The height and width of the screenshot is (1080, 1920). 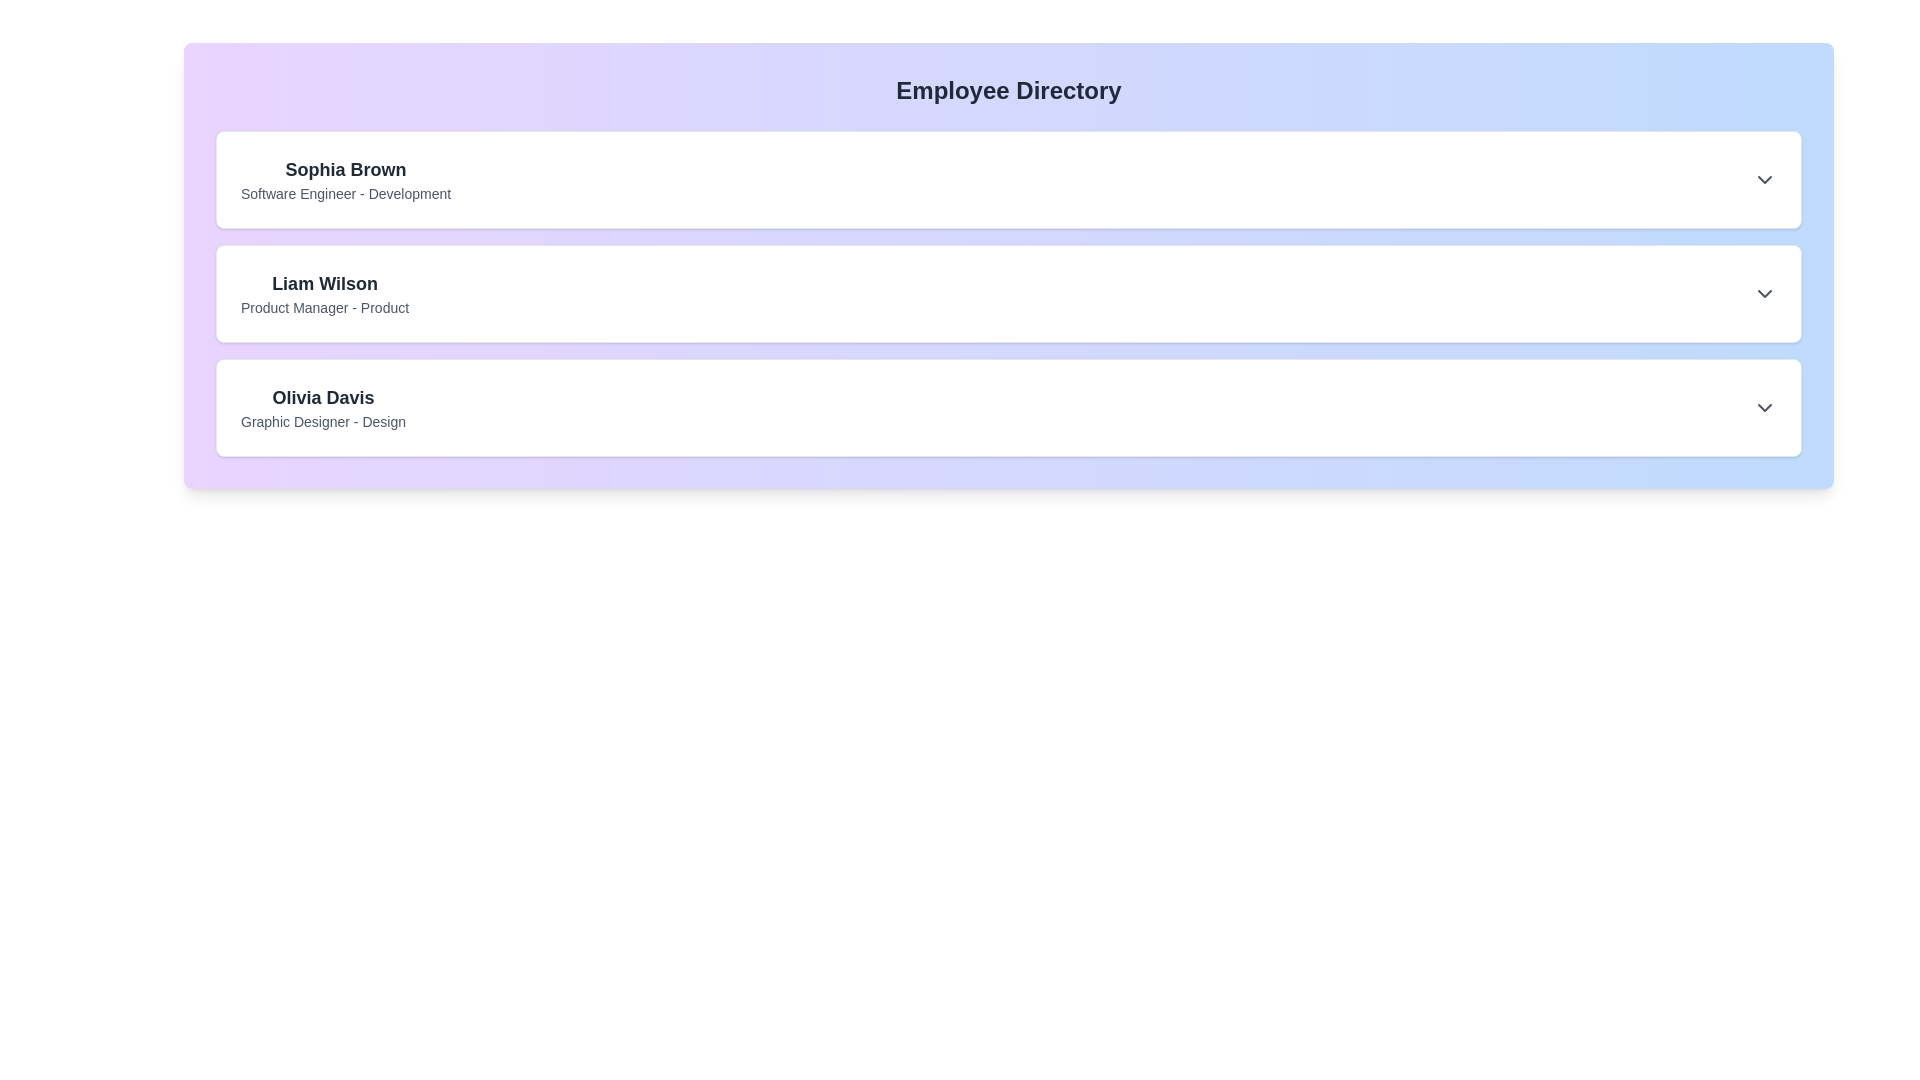 What do you see at coordinates (1765, 180) in the screenshot?
I see `the button located at the top-right corner of the card titled 'Sophia Brown Software Engineer - Development'` at bounding box center [1765, 180].